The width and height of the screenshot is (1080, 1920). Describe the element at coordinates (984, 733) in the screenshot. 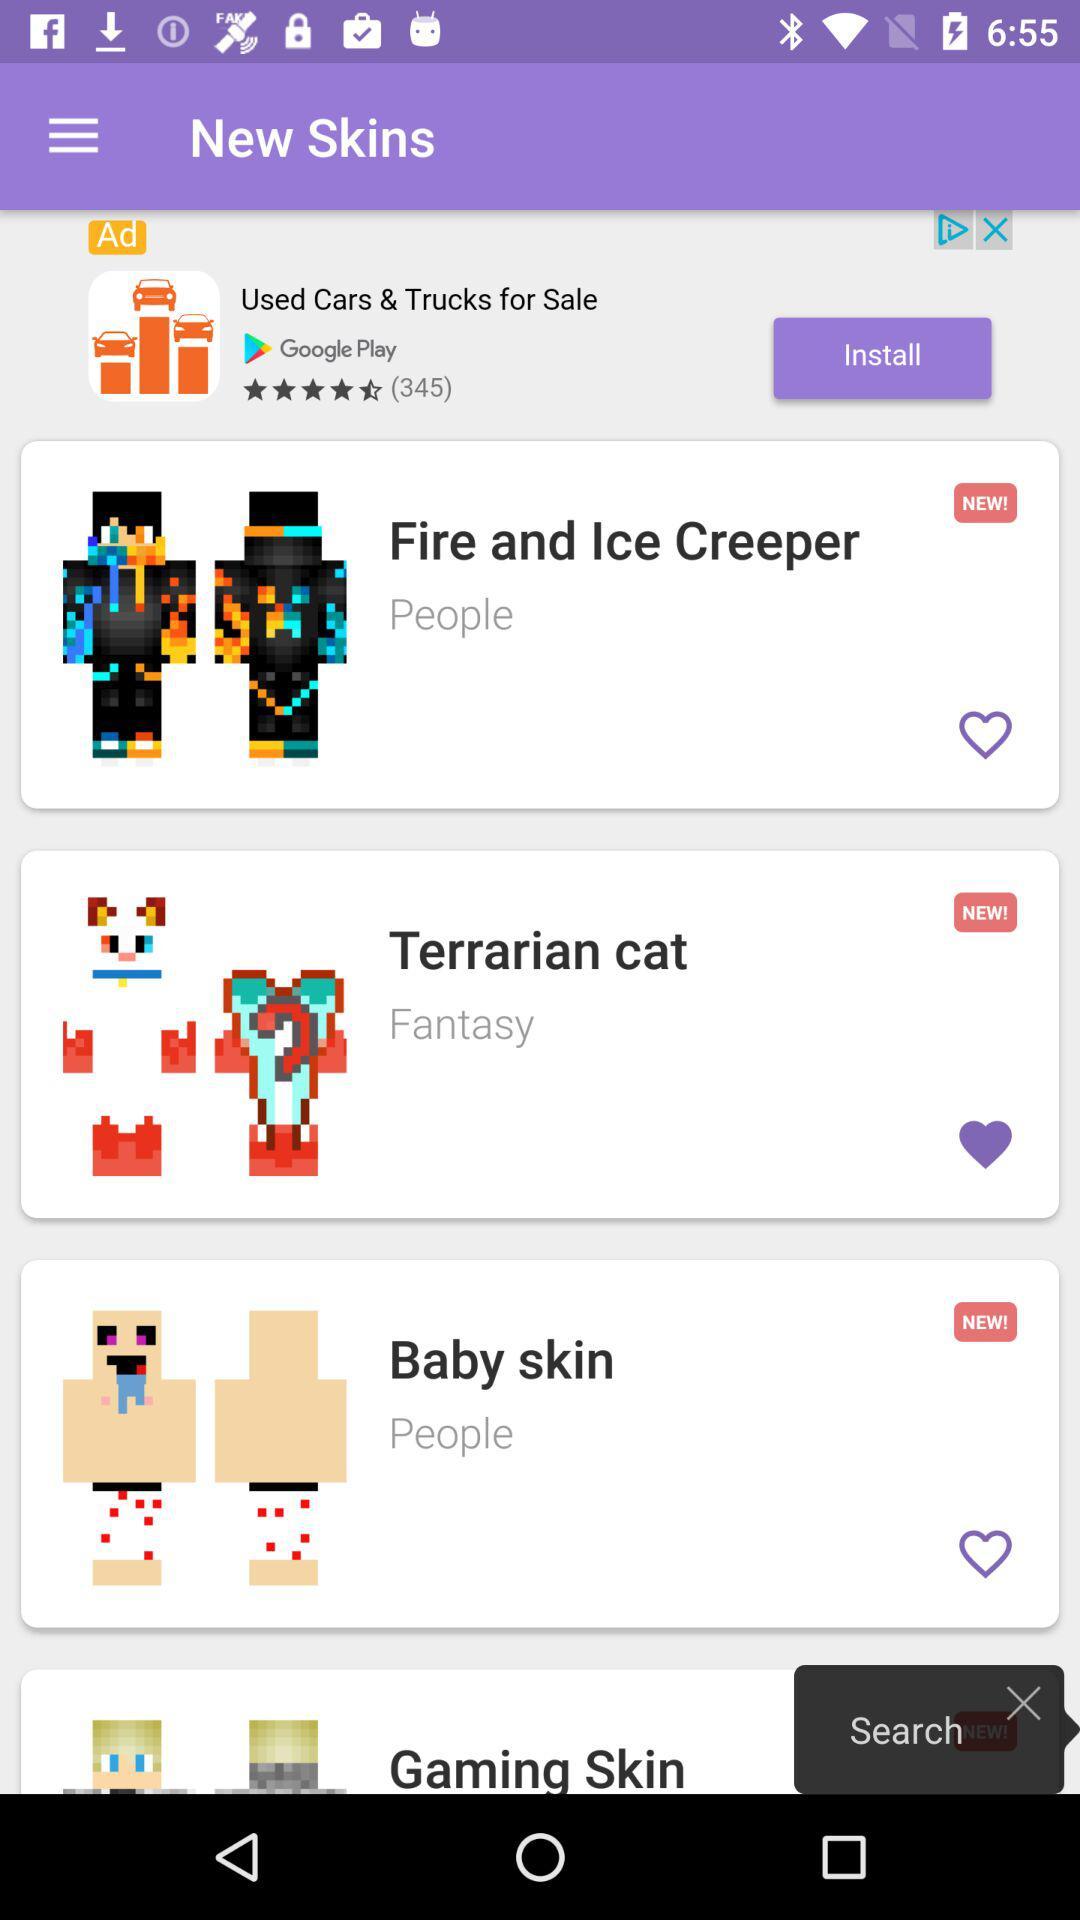

I see `like button` at that location.